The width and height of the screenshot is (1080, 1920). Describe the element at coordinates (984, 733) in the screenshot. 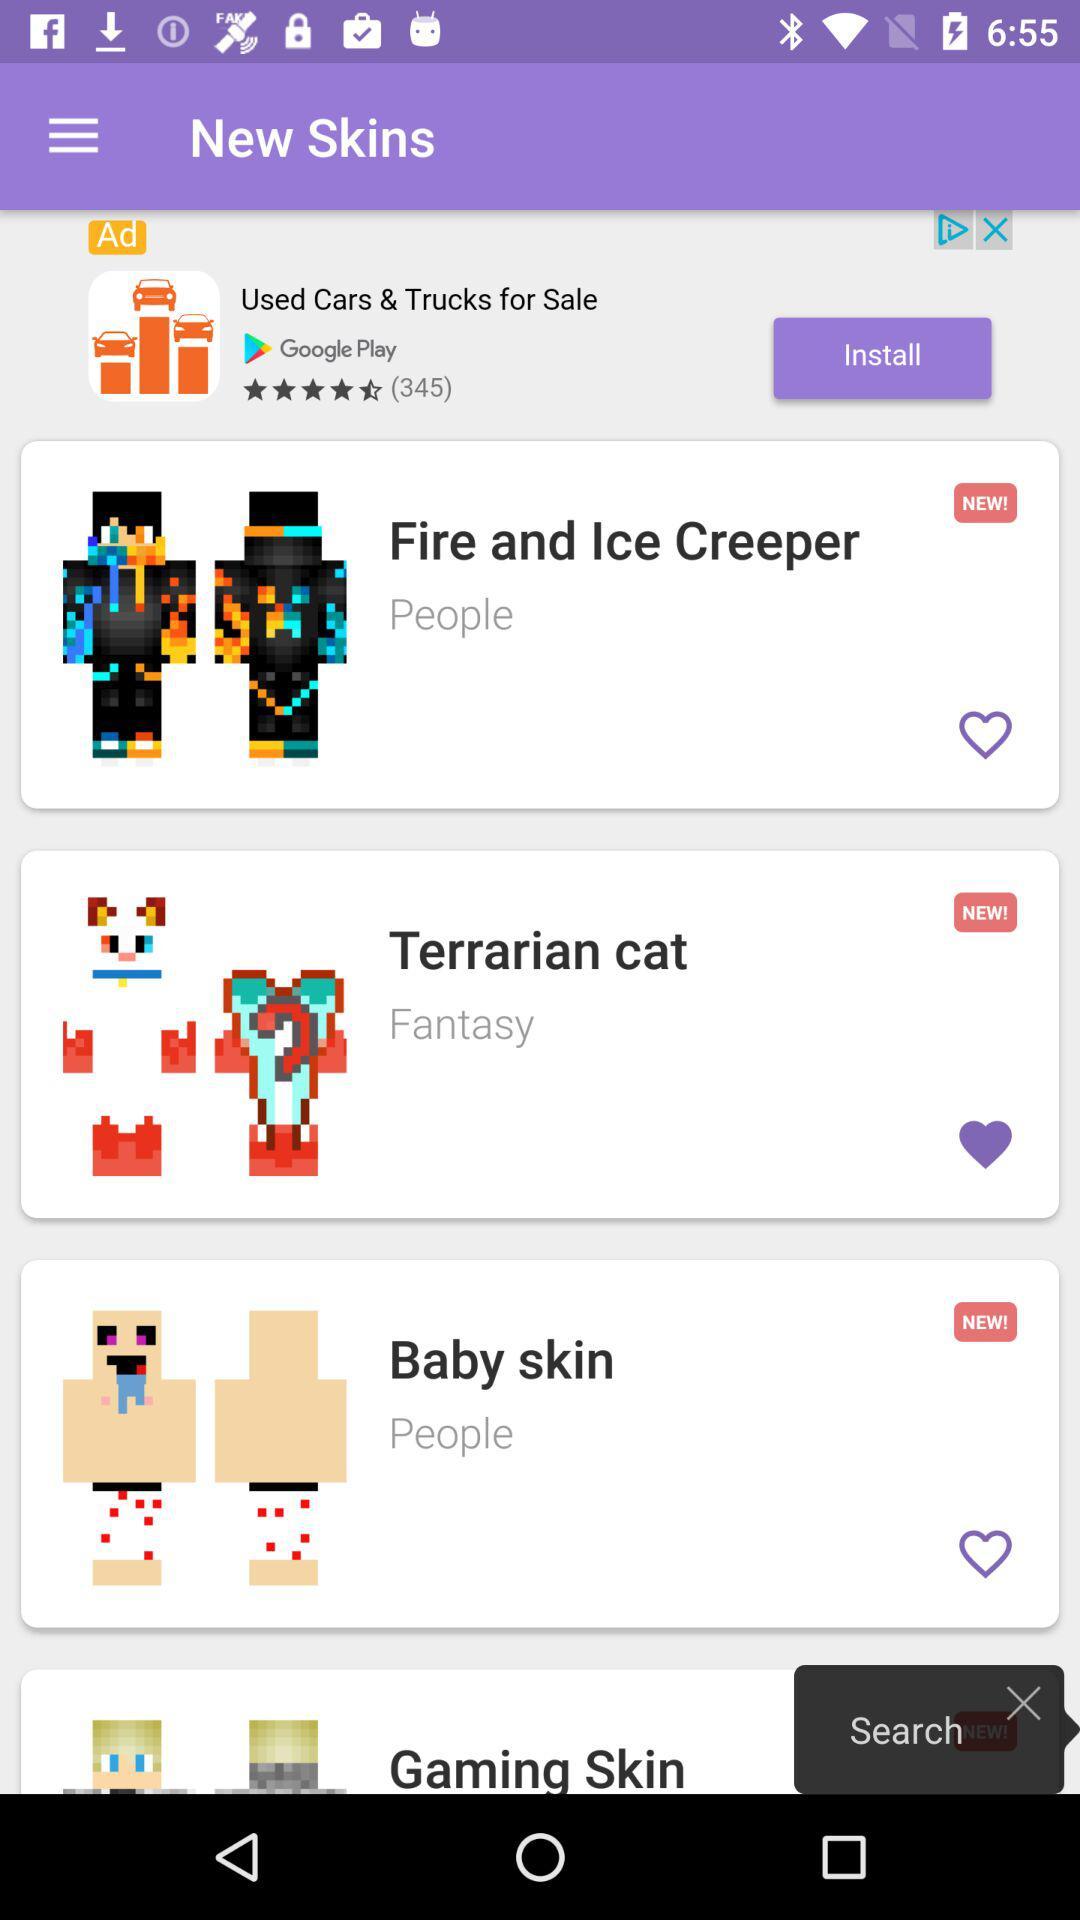

I see `like button` at that location.